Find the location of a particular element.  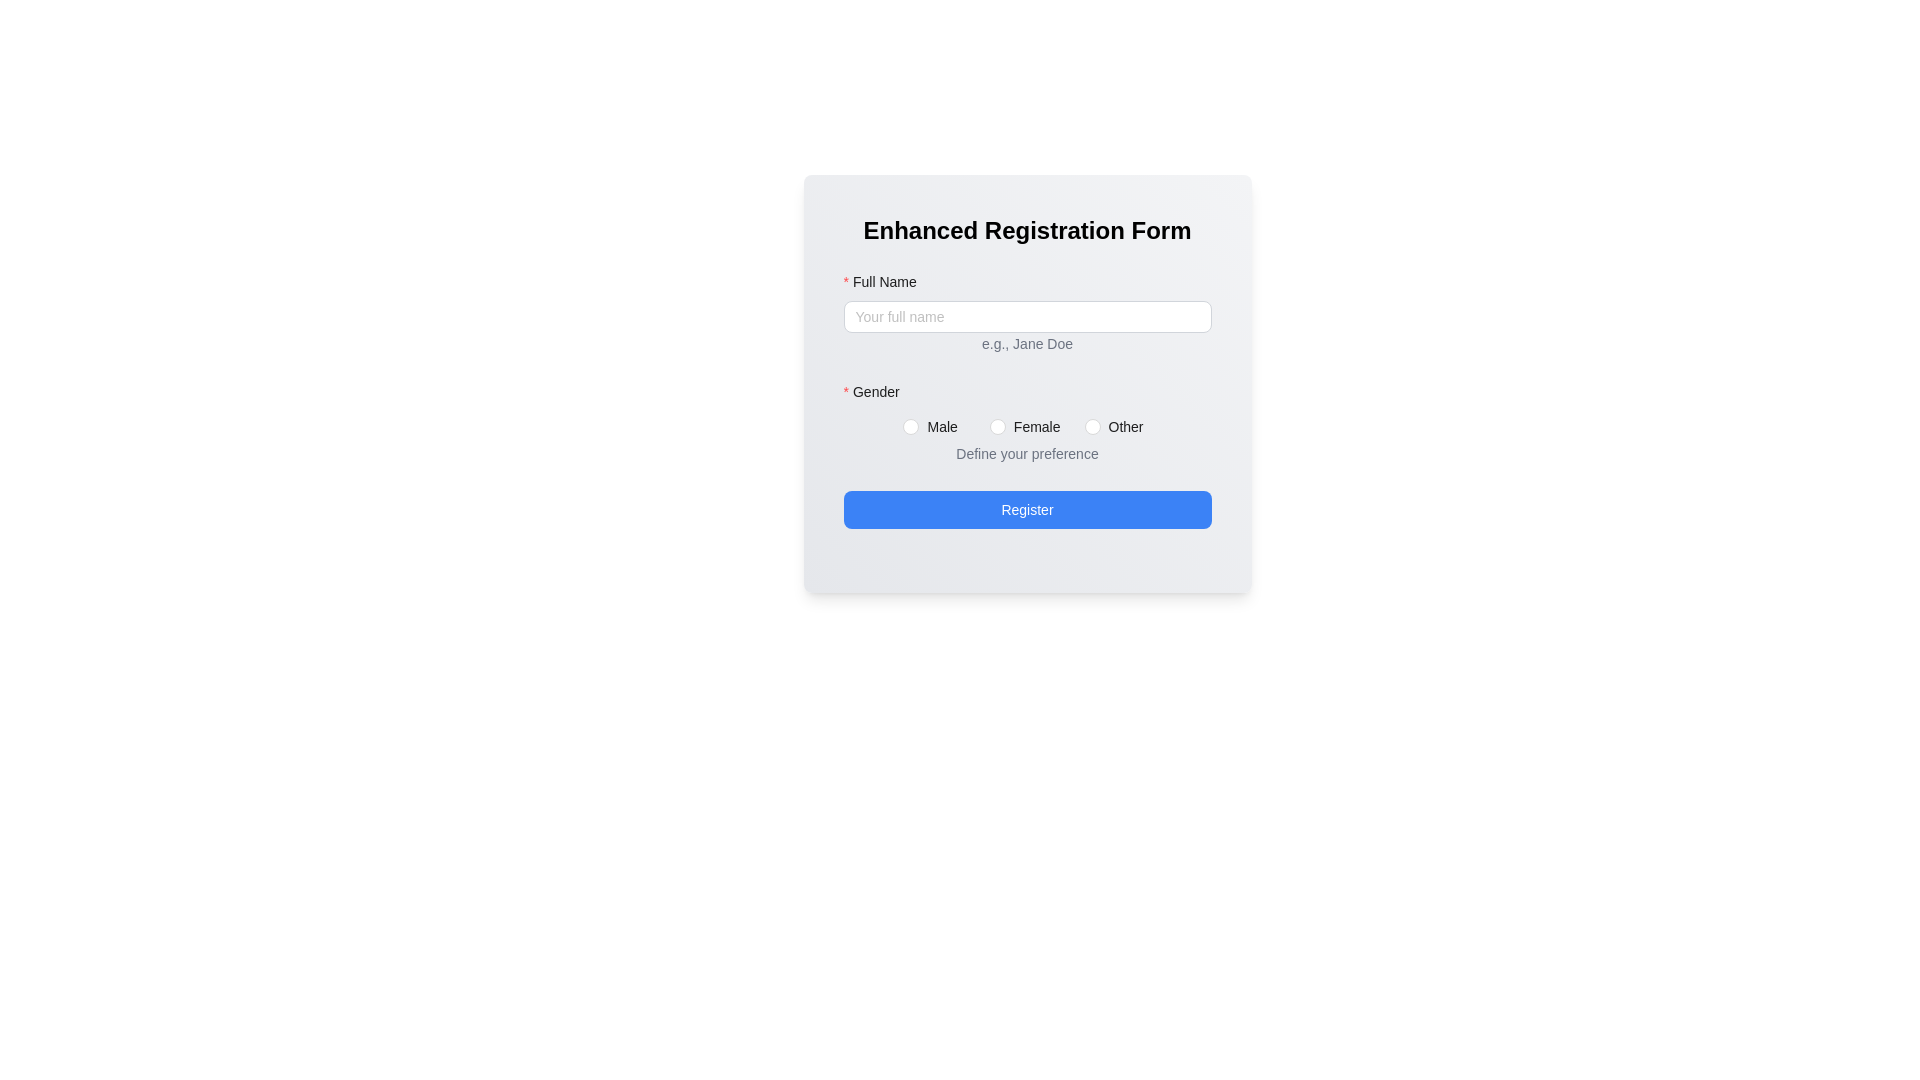

the Text Label or Heading that serves as the title for the registration form, positioned at the upper portion of the box in the center of the interface is located at coordinates (1027, 230).